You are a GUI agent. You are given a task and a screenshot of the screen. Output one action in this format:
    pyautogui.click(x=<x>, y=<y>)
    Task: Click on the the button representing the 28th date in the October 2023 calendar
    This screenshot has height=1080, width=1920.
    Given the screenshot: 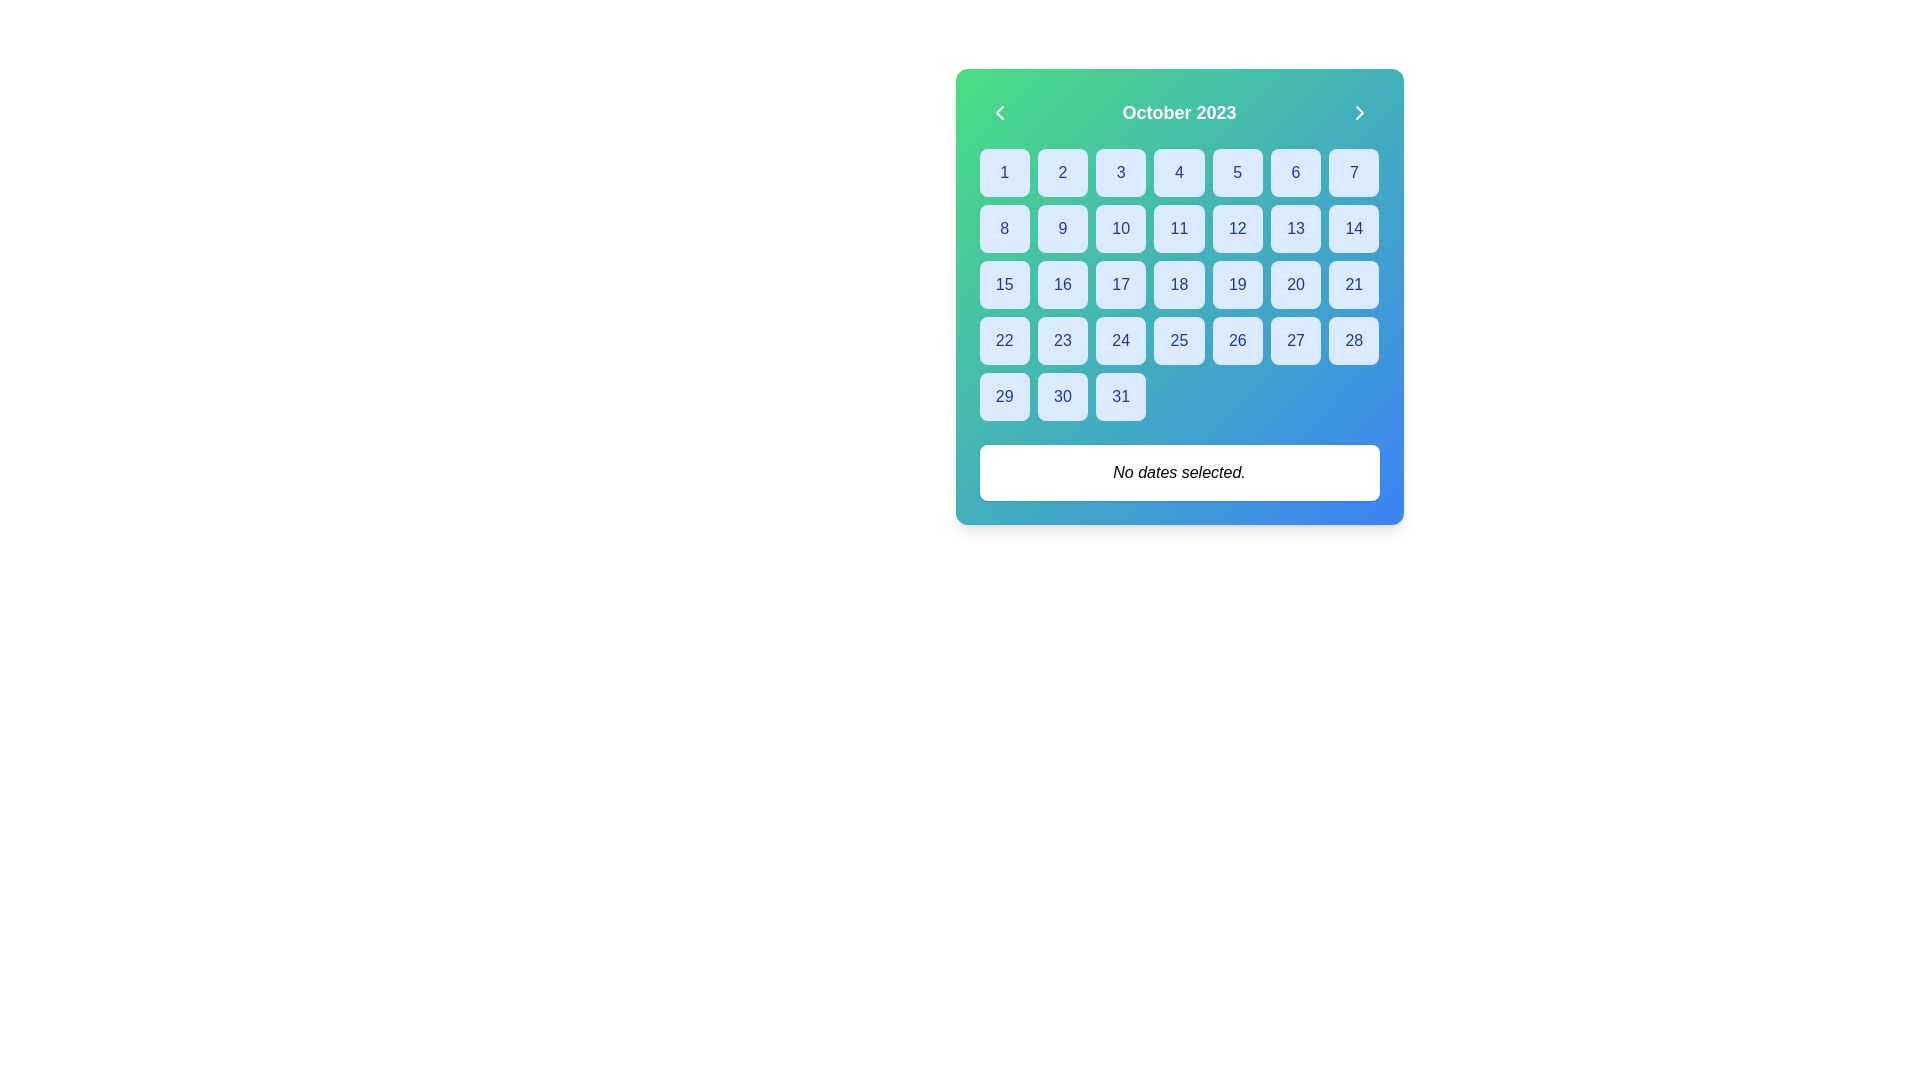 What is the action you would take?
    pyautogui.click(x=1354, y=339)
    